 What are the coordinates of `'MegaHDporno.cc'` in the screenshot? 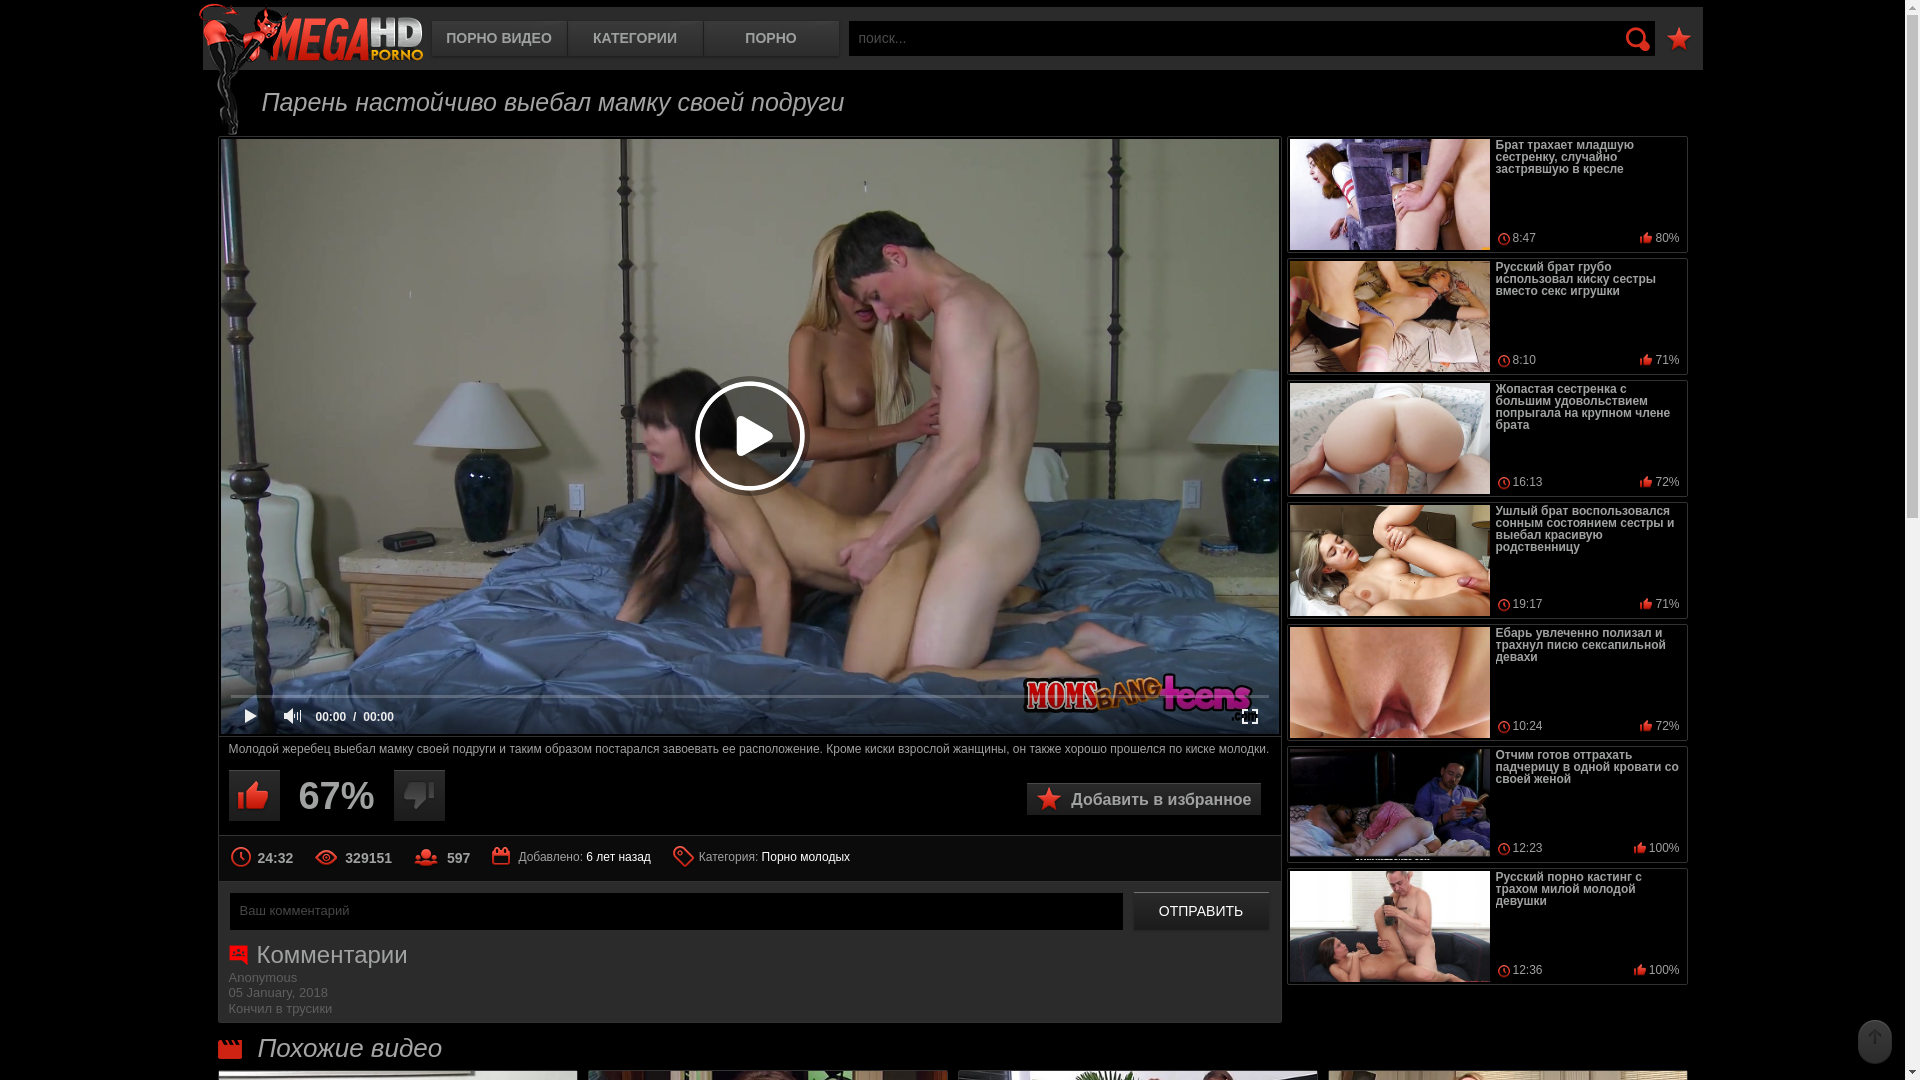 It's located at (309, 34).